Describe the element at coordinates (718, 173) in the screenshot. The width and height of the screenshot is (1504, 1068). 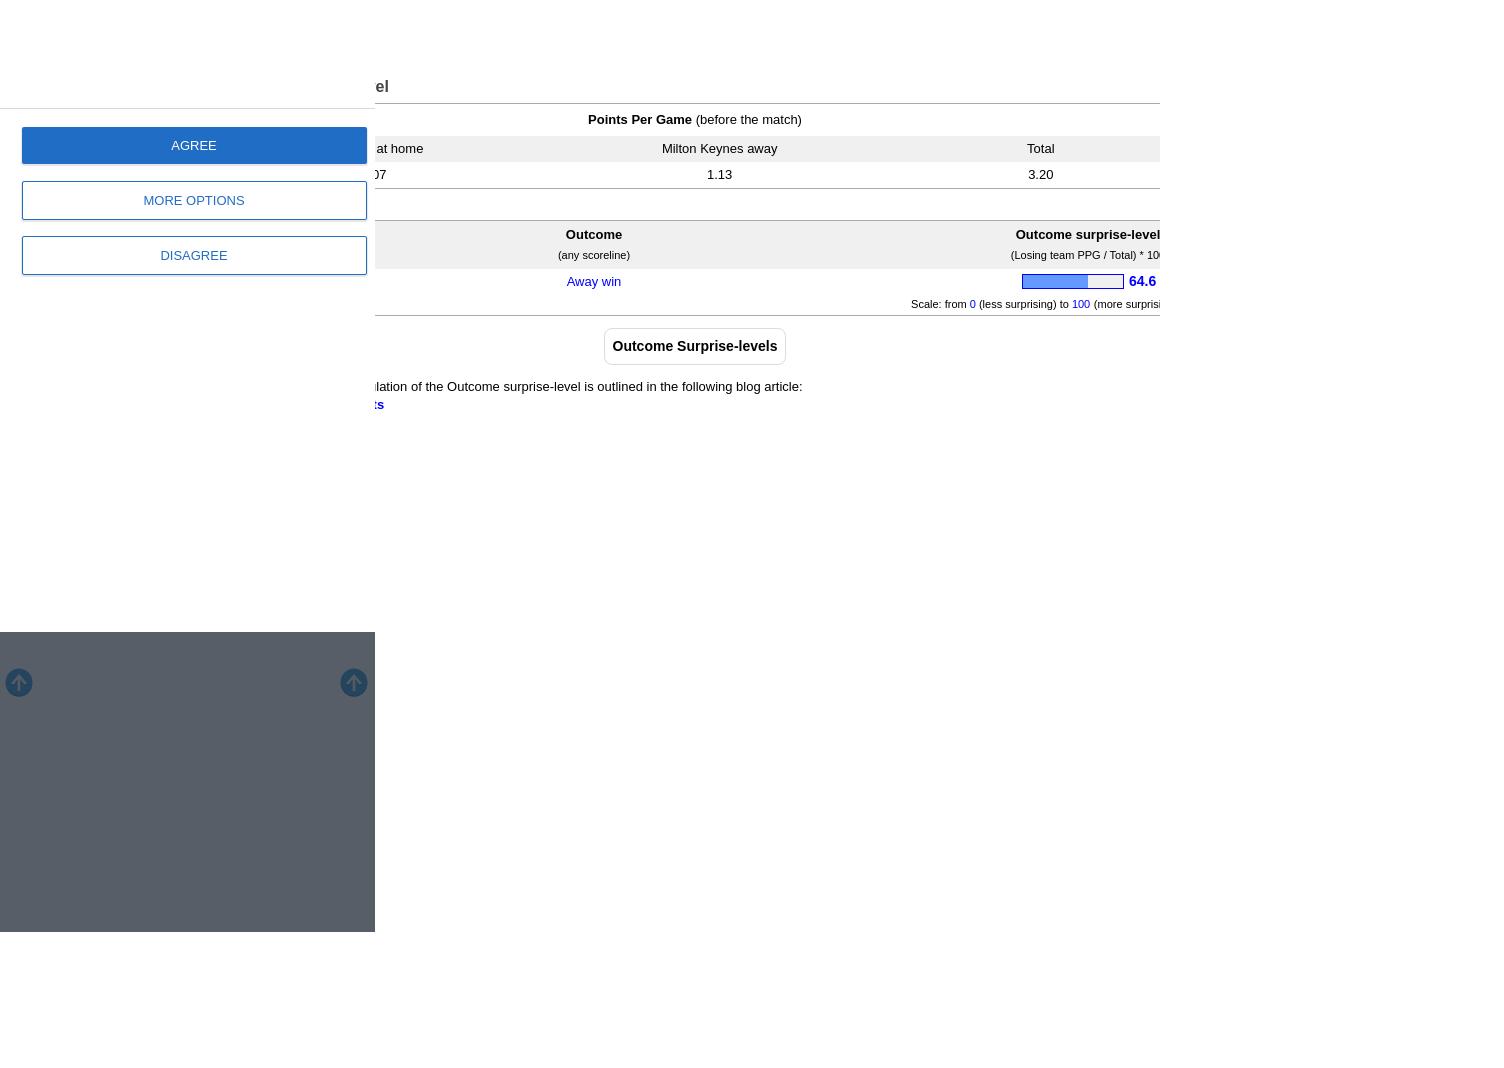
I see `'1.13'` at that location.